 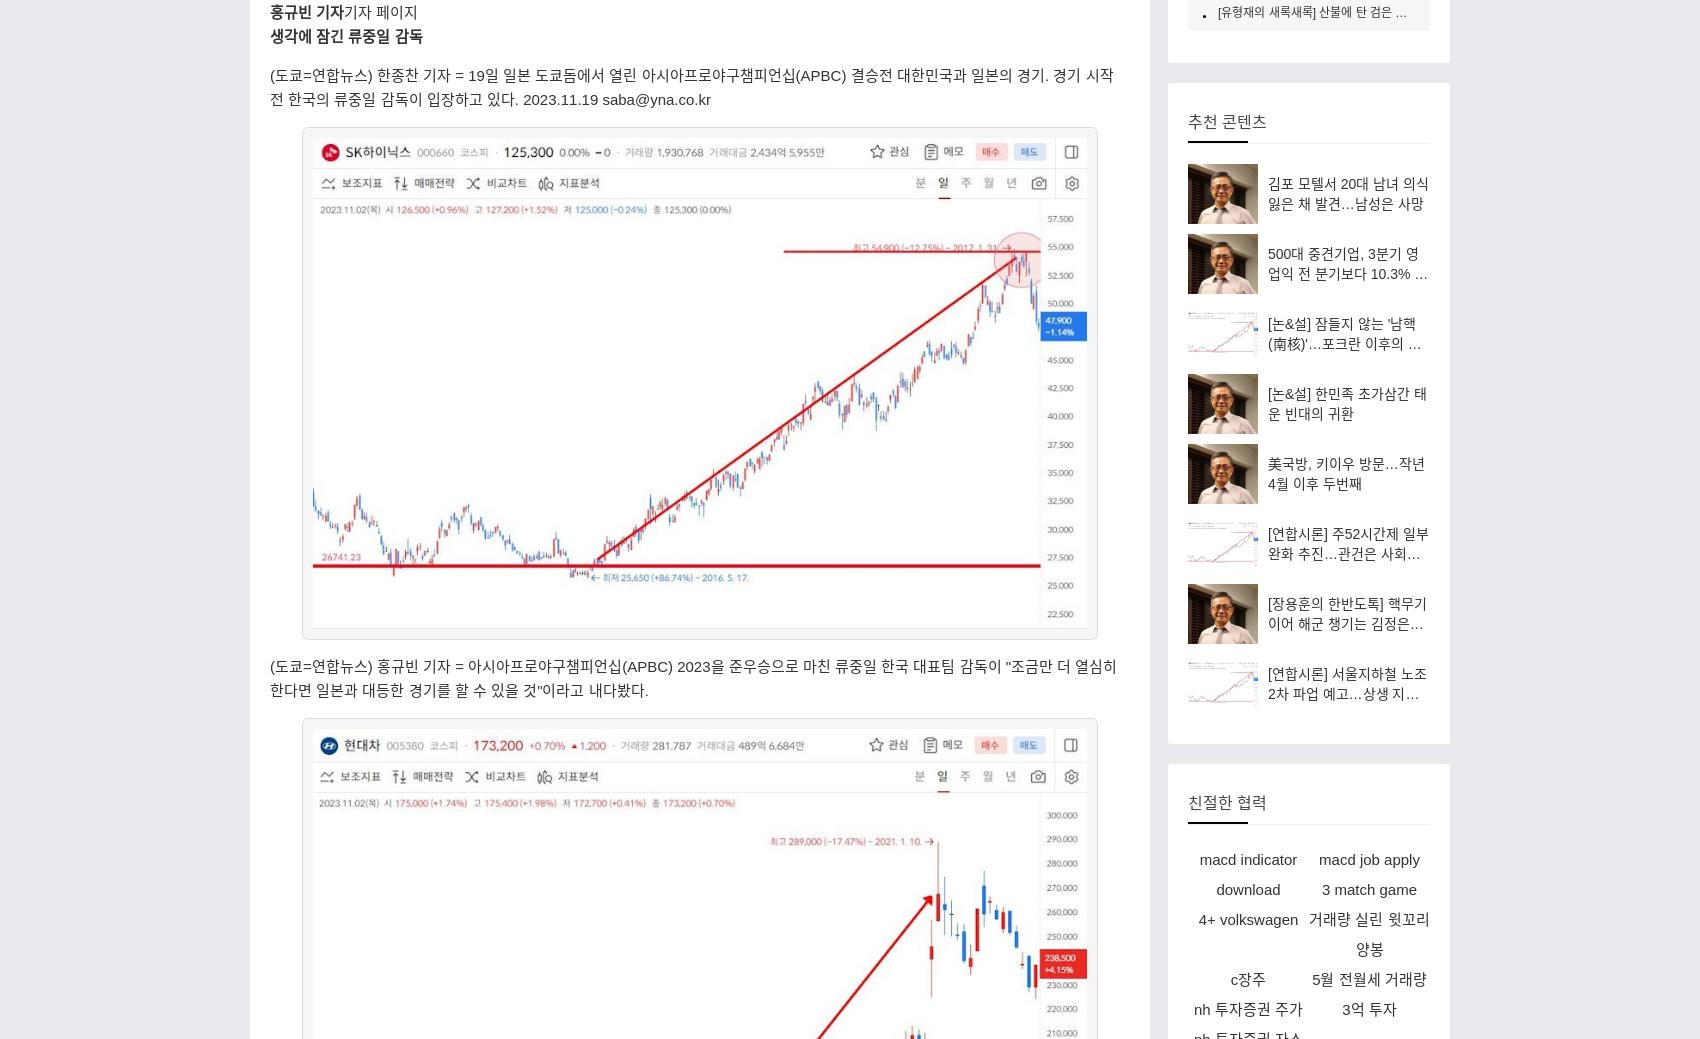 I want to click on 'c장주', so click(x=1246, y=978).